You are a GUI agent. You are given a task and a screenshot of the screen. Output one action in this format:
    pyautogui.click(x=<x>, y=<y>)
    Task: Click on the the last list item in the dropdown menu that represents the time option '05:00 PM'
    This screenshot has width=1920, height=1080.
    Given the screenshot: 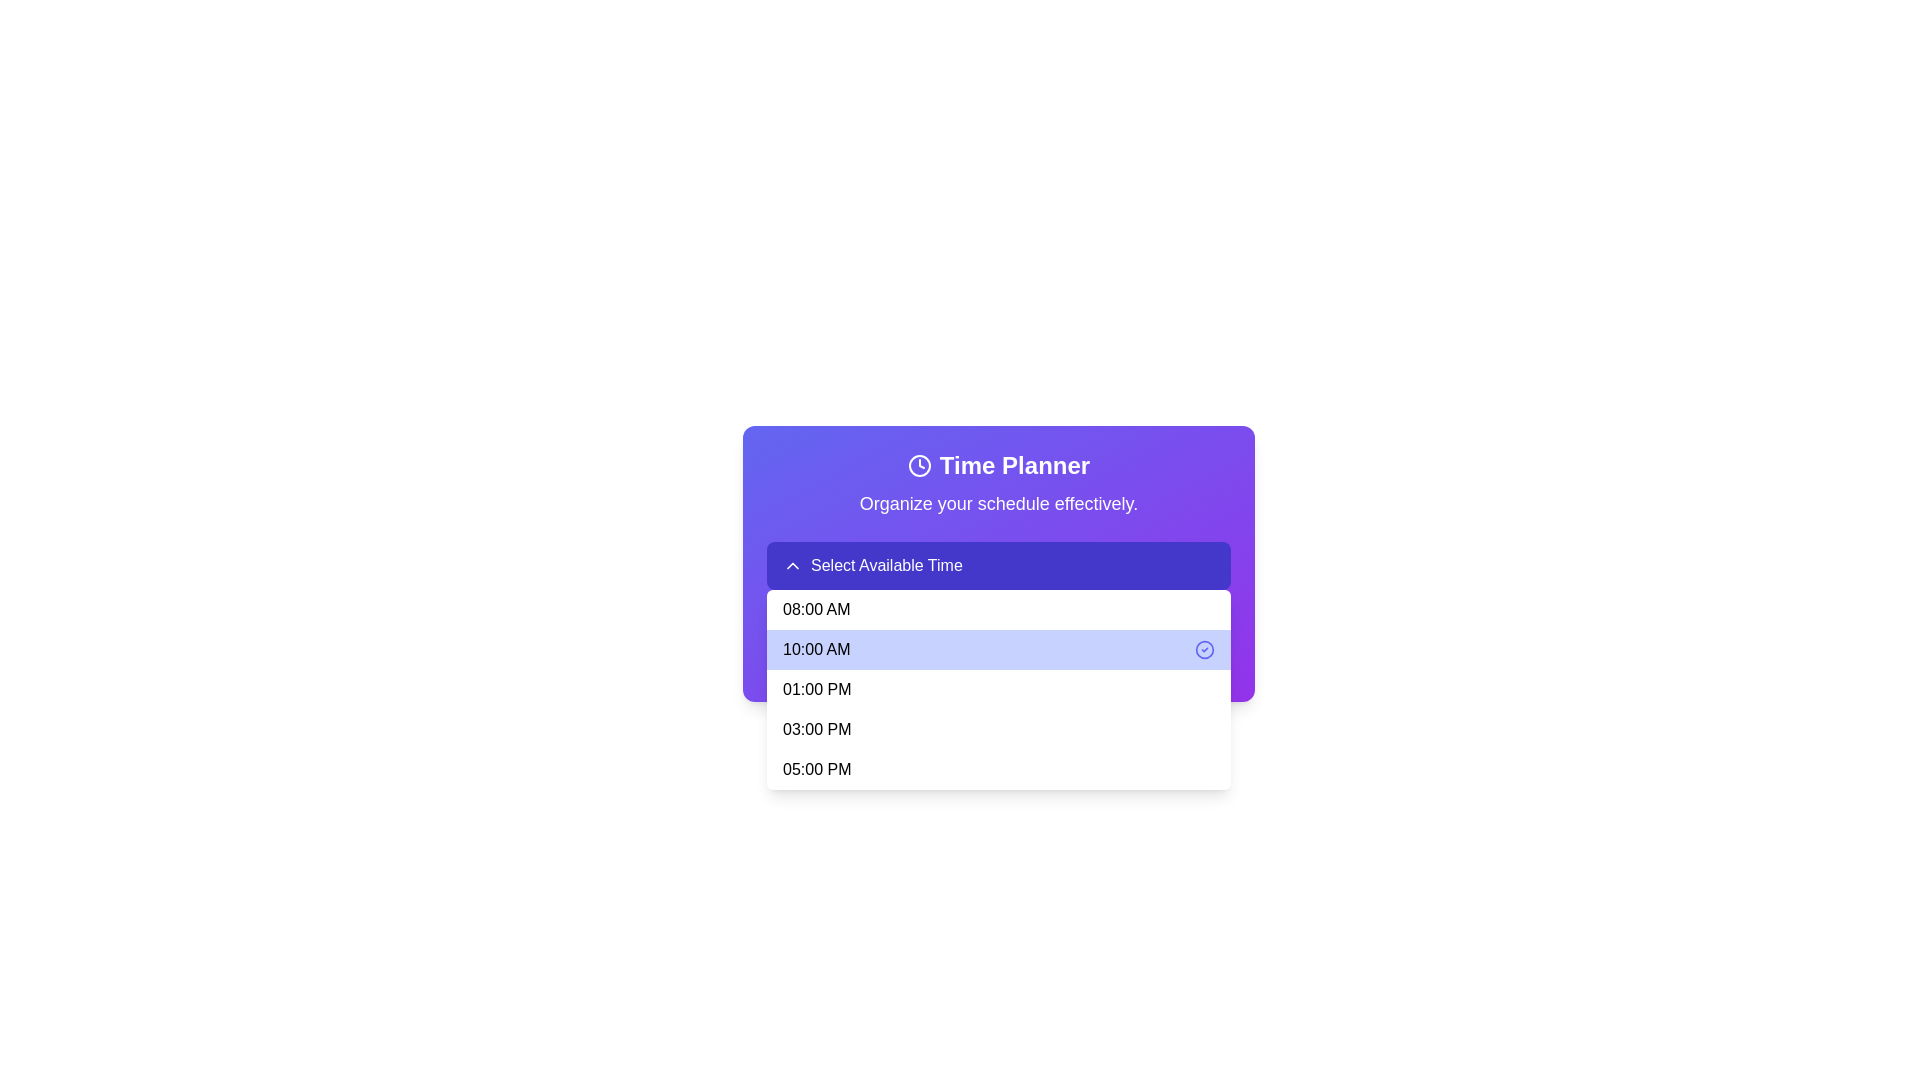 What is the action you would take?
    pyautogui.click(x=998, y=769)
    